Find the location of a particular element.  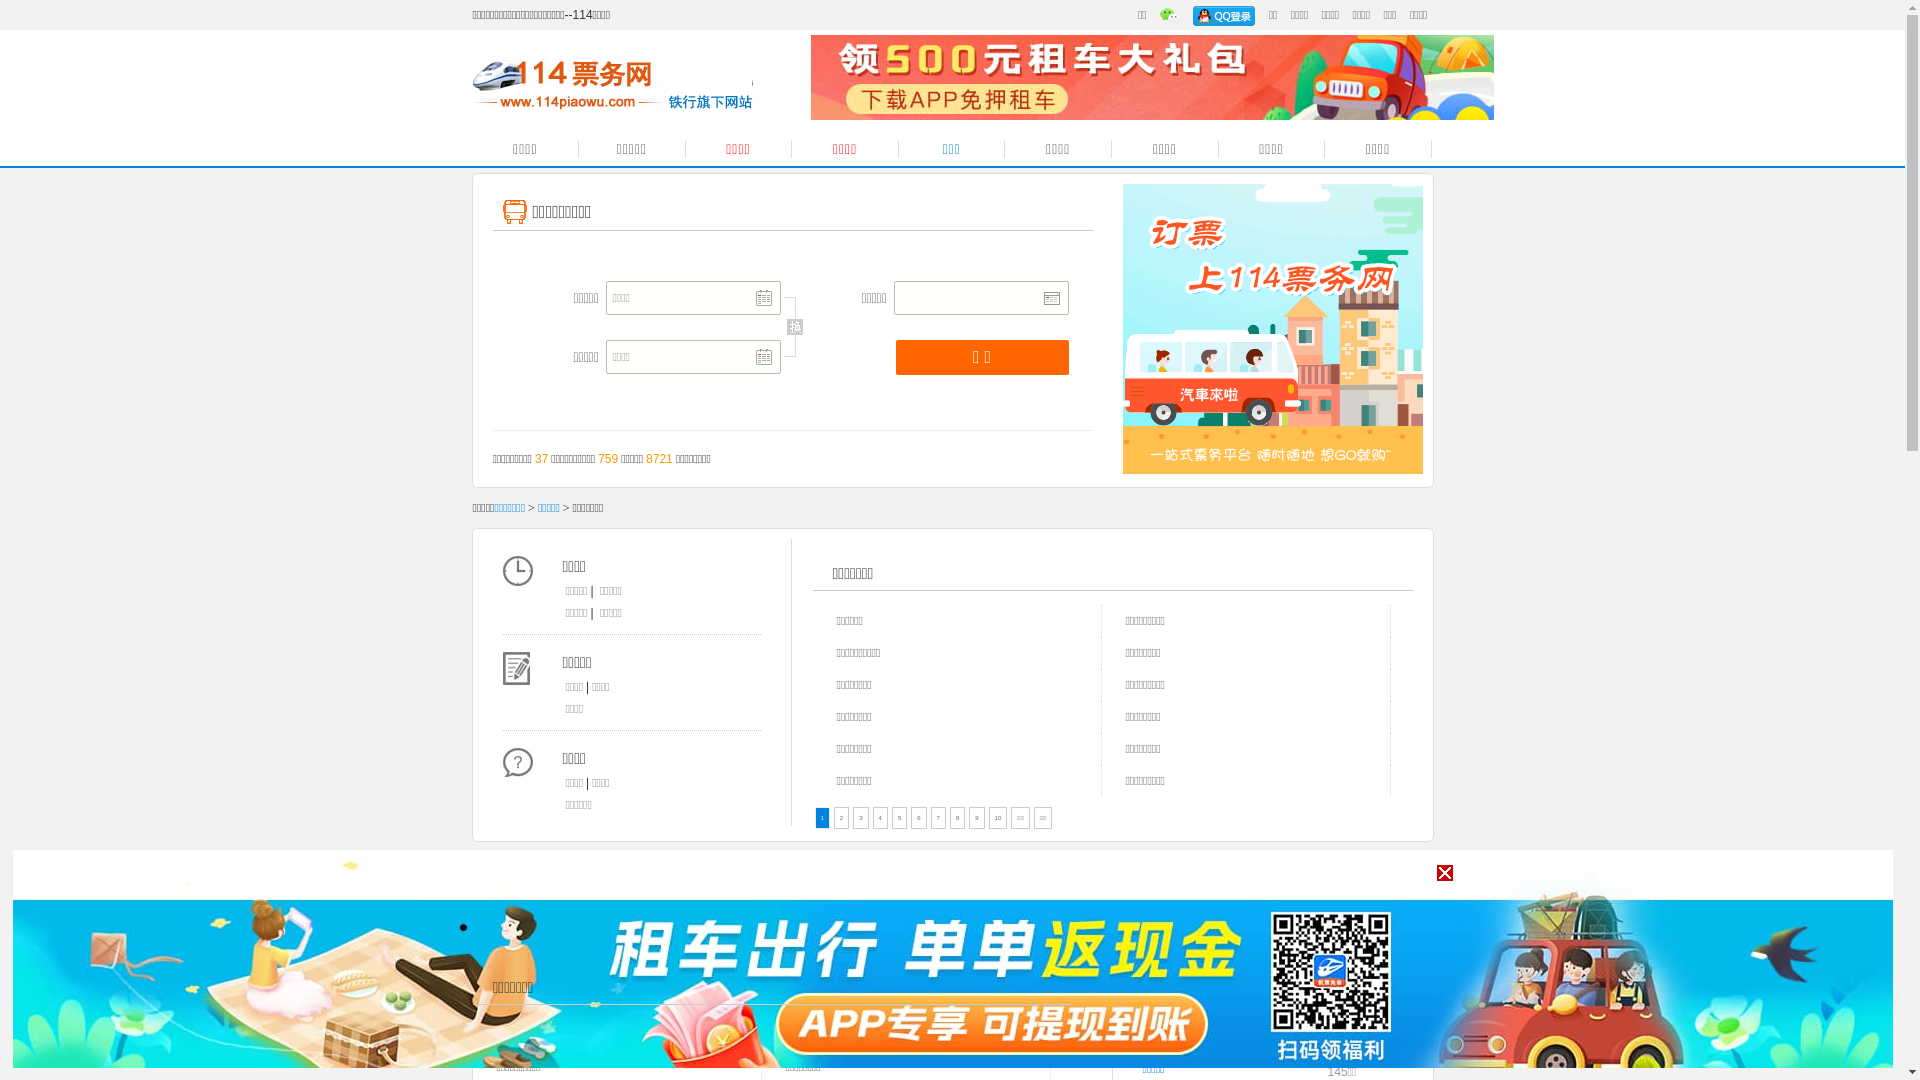

'9' is located at coordinates (976, 817).